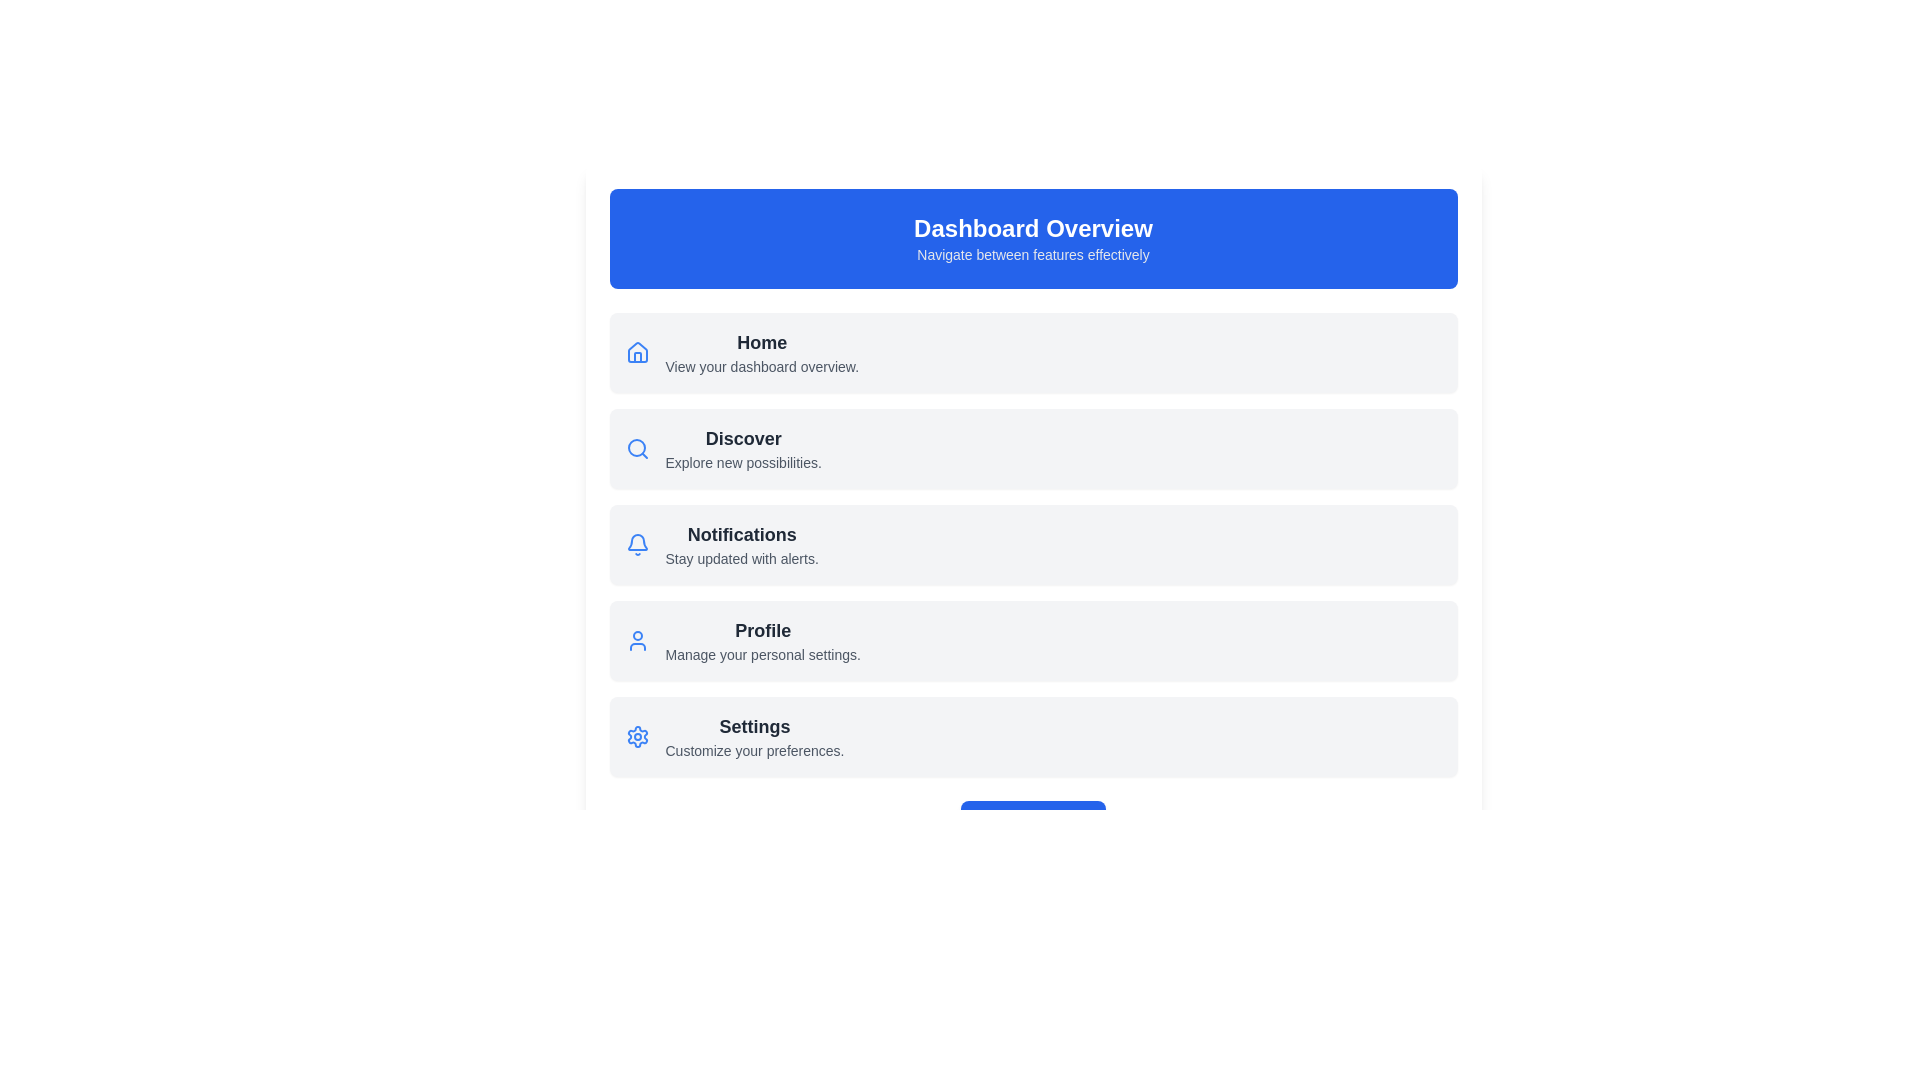 The width and height of the screenshot is (1920, 1080). Describe the element at coordinates (761, 352) in the screenshot. I see `the 'Home' label and its accompanying description, which is styled with a modern design and located below the 'Dashboard Overview' title` at that location.